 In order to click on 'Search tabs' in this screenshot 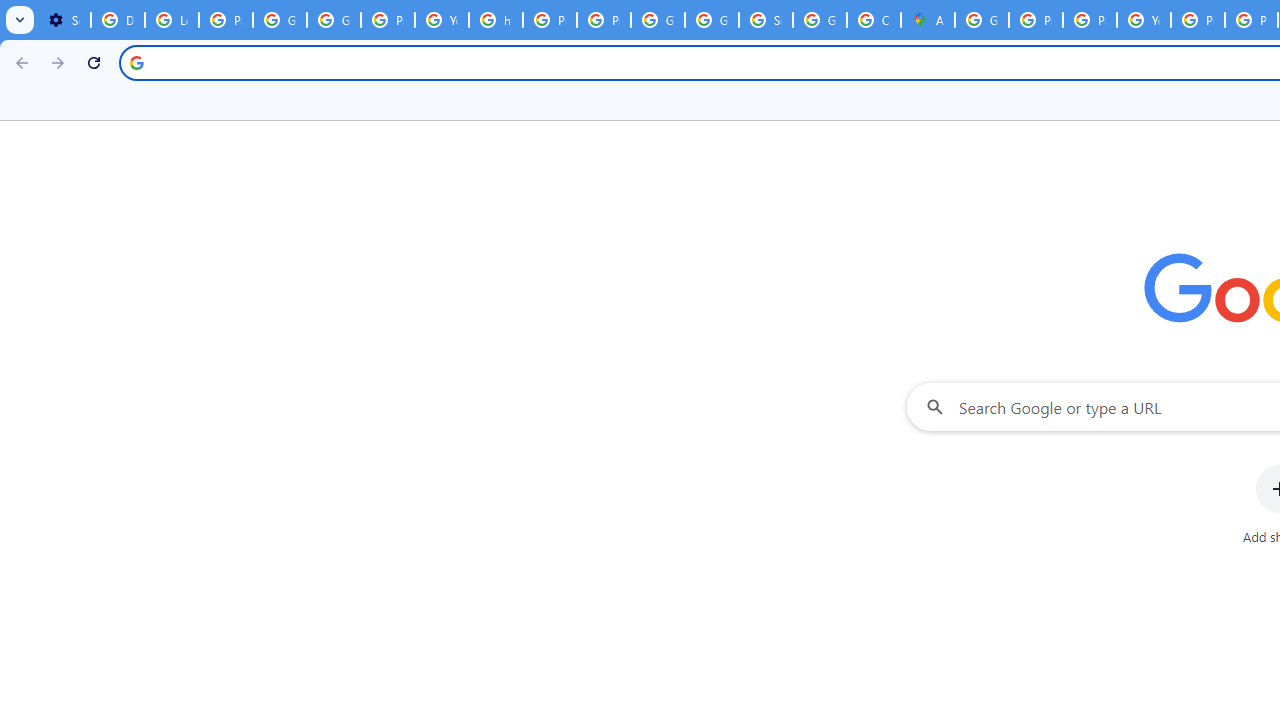, I will do `click(20, 20)`.